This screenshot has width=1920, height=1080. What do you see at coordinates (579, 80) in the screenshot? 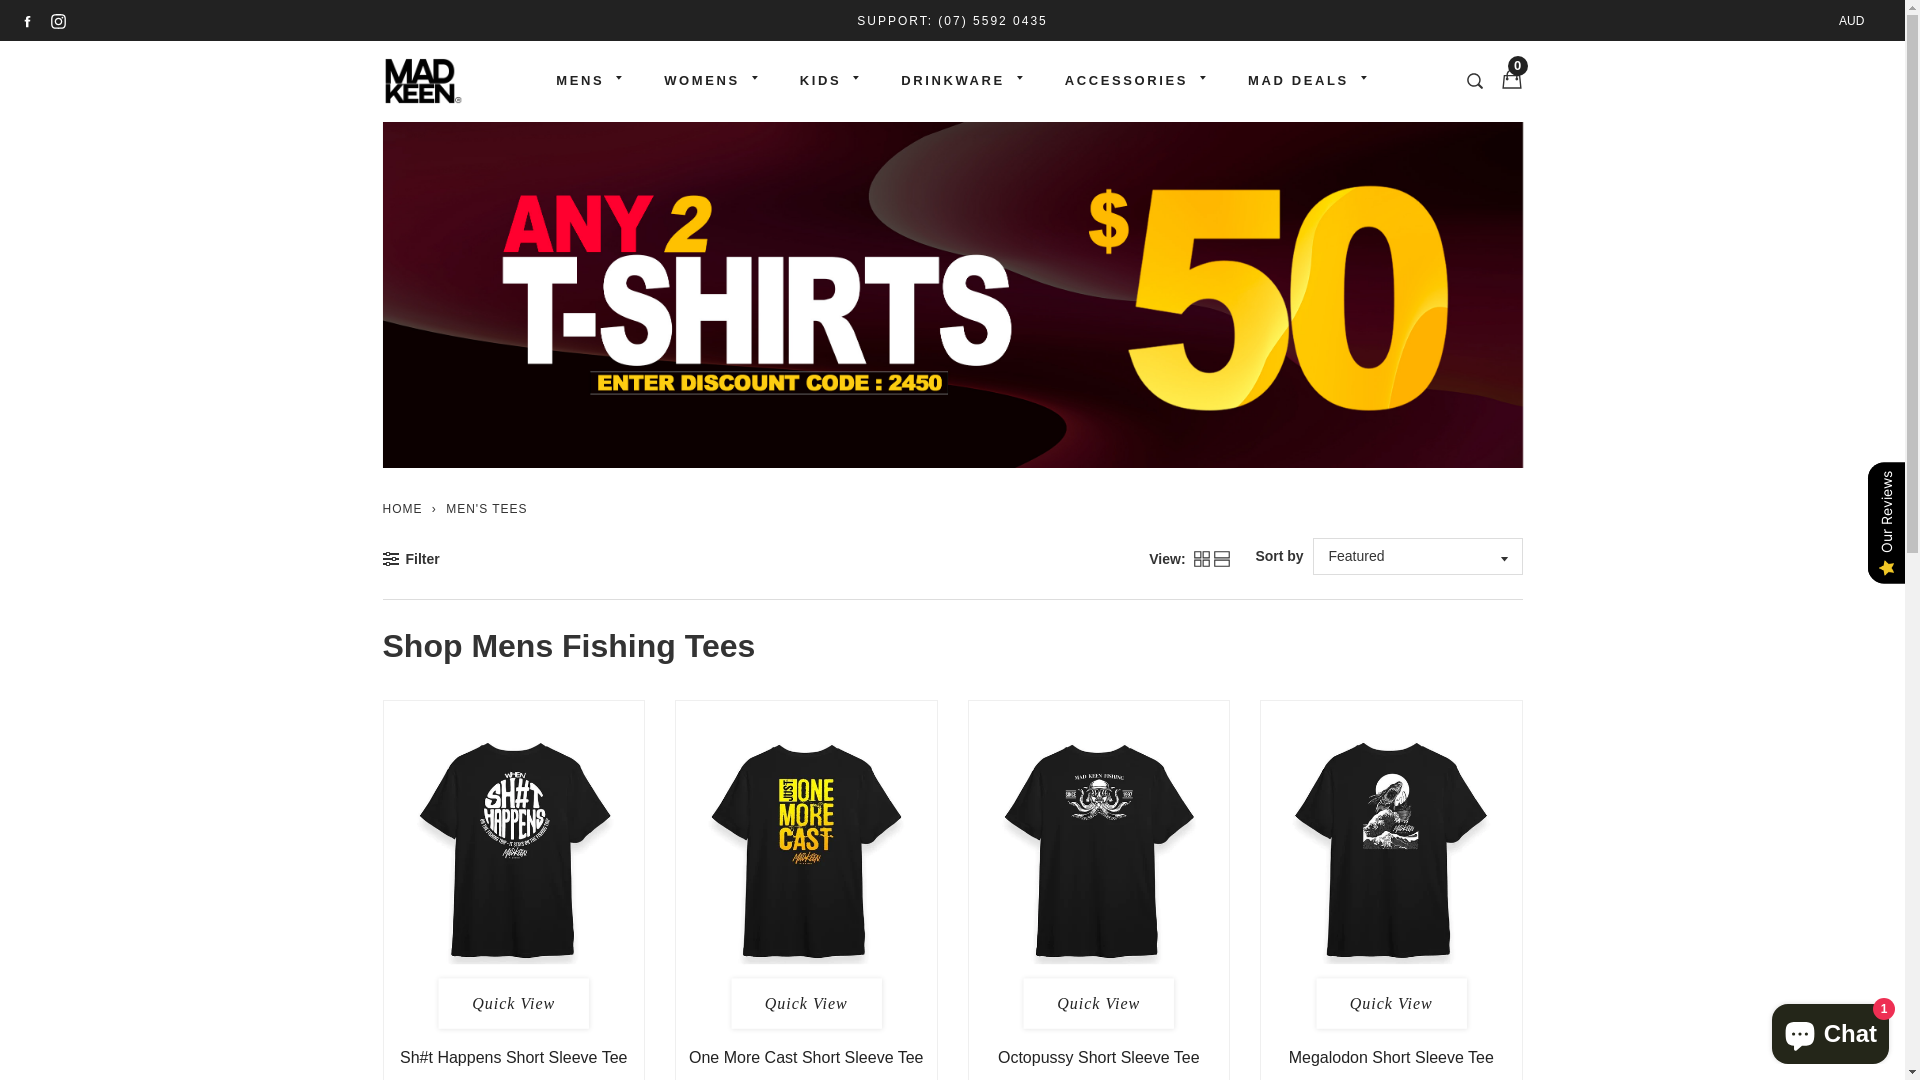
I see `'MENS'` at bounding box center [579, 80].